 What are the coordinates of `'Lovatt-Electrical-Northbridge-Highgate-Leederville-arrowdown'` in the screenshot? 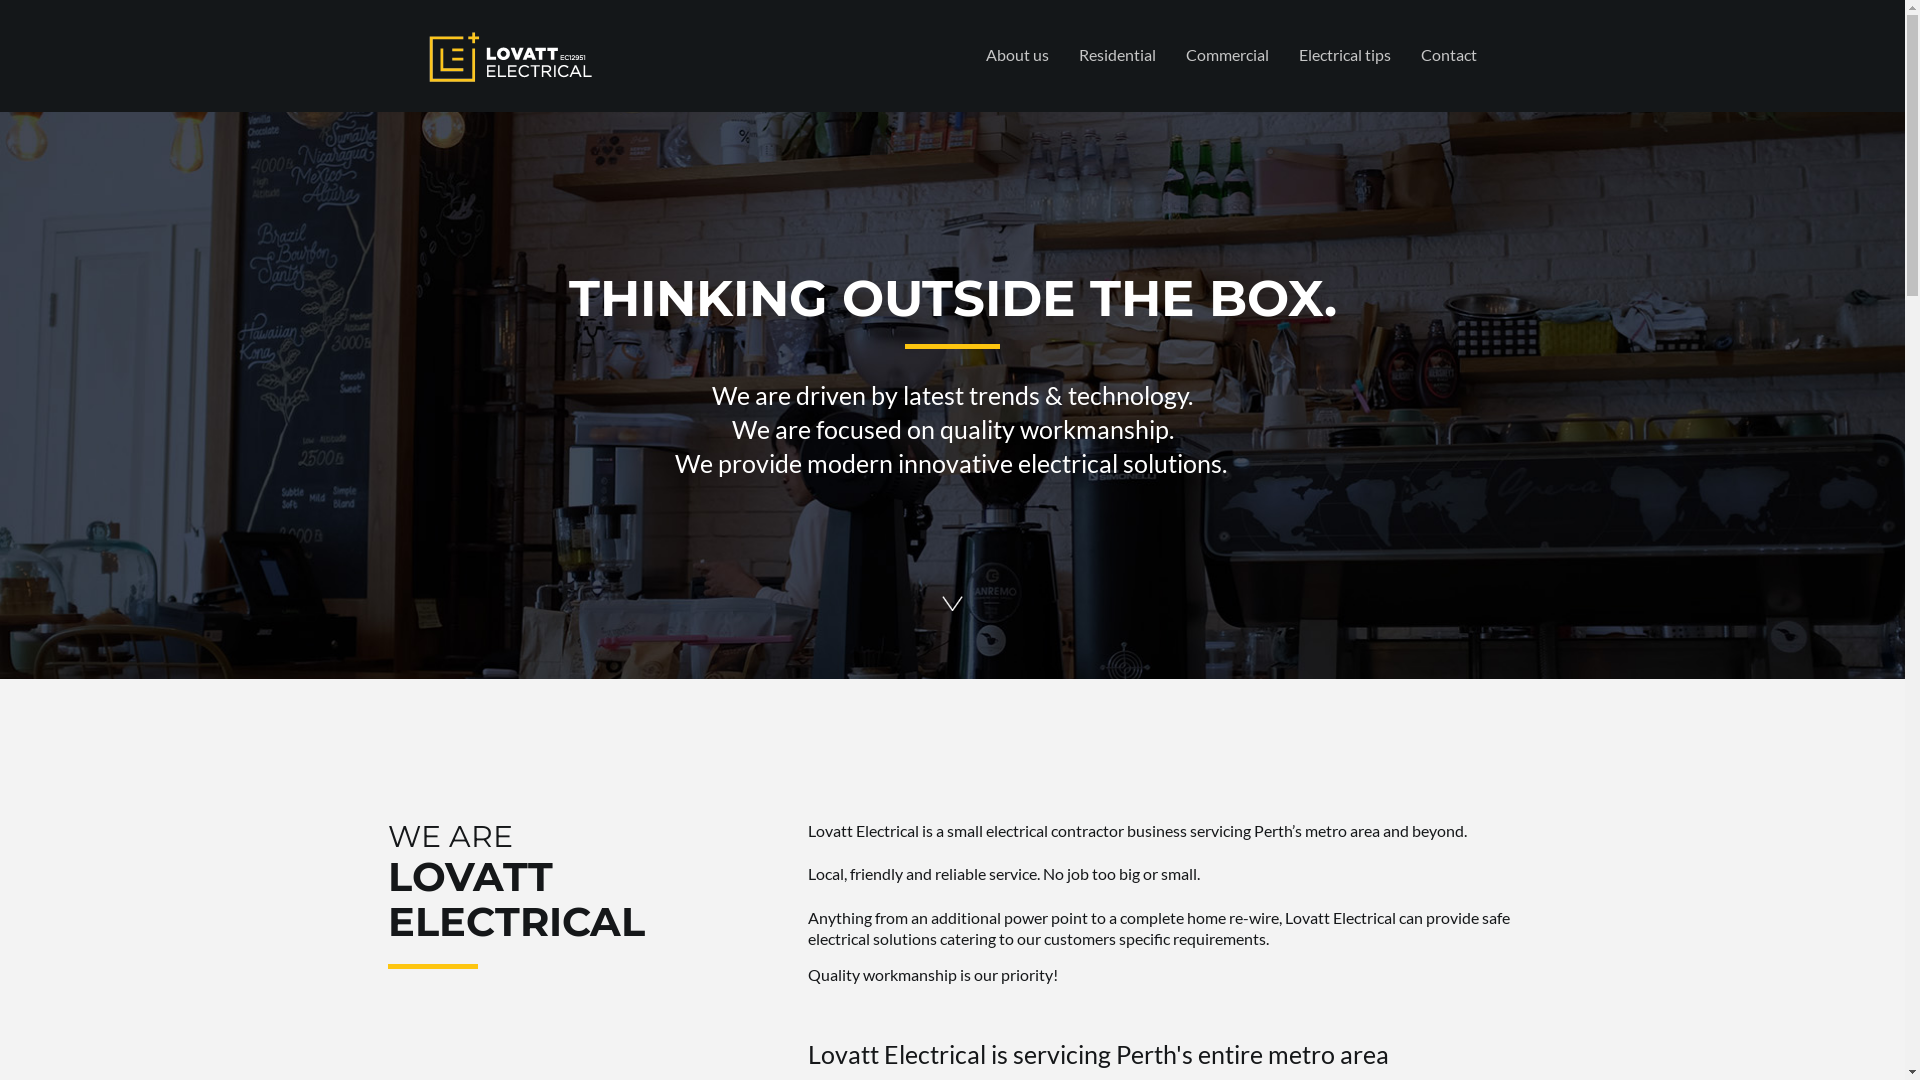 It's located at (935, 600).